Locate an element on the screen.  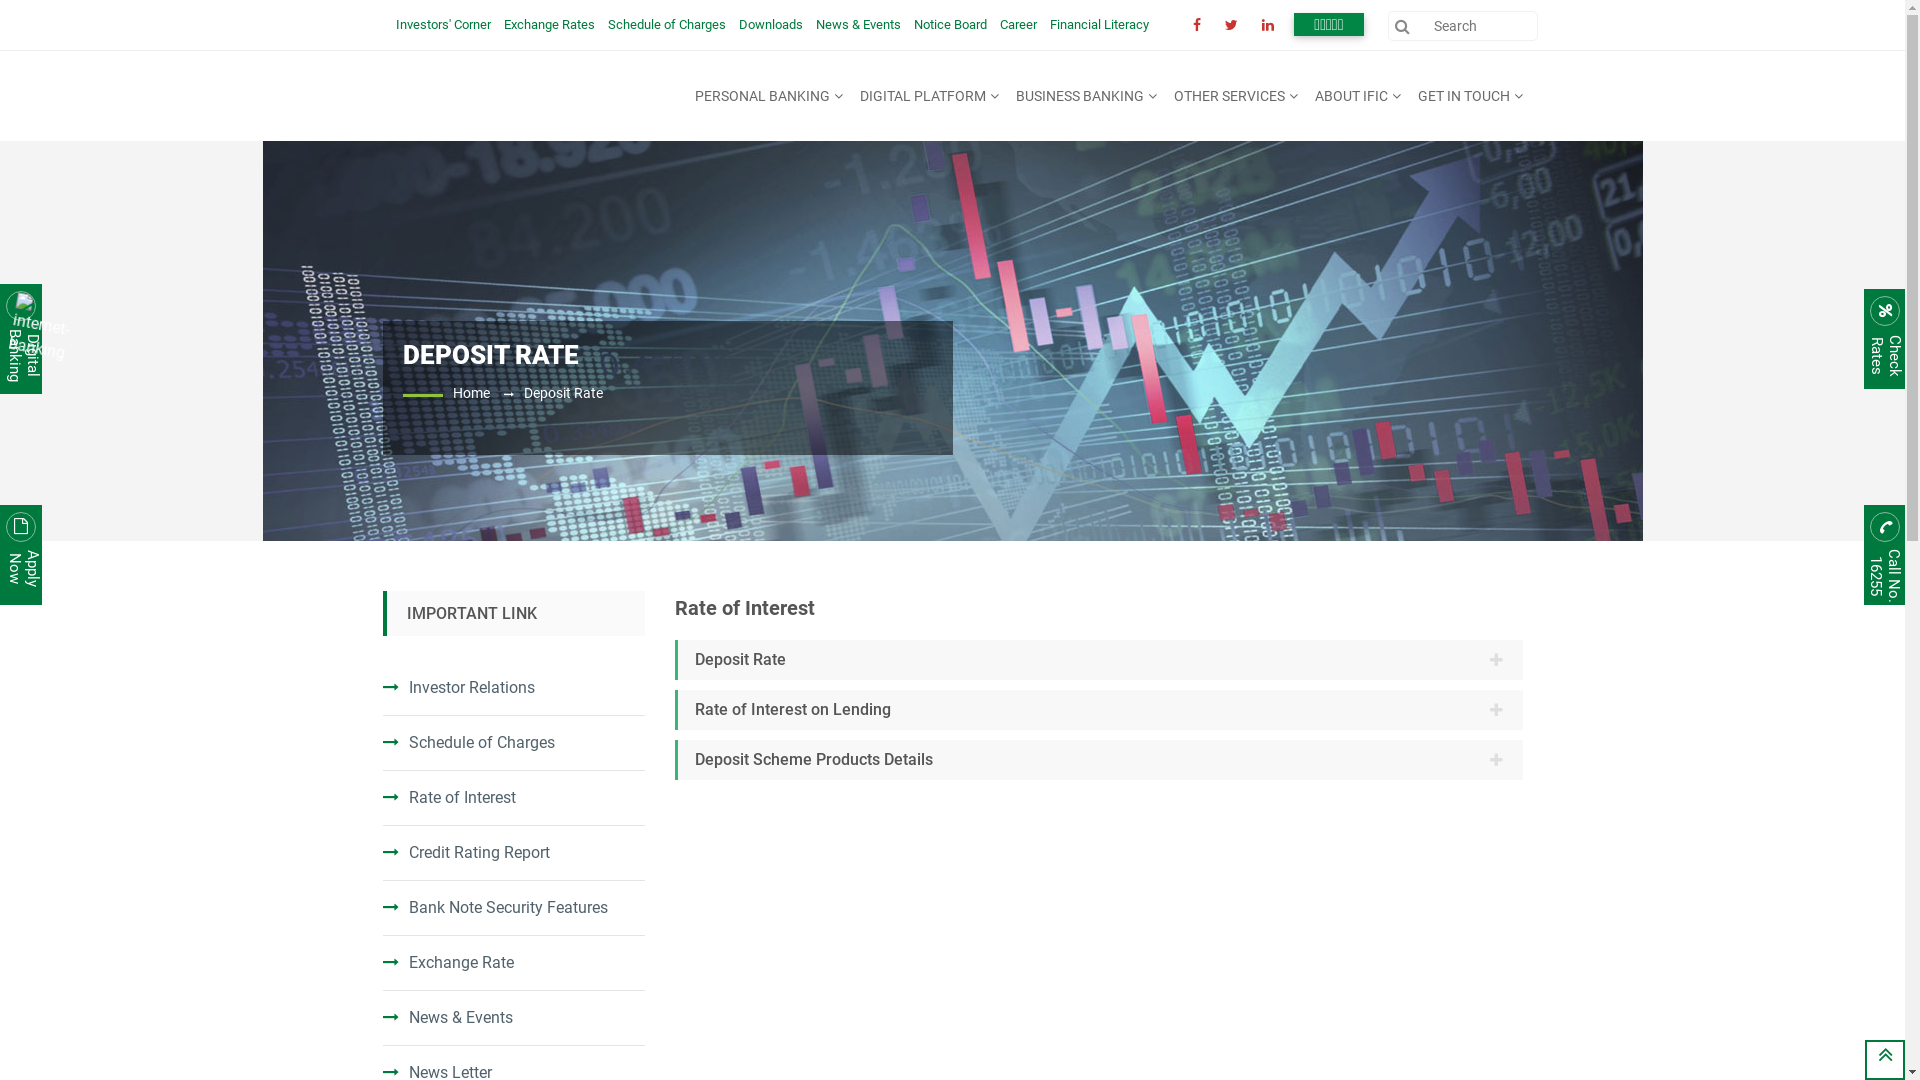
'OTHER SERVICES' is located at coordinates (1235, 96).